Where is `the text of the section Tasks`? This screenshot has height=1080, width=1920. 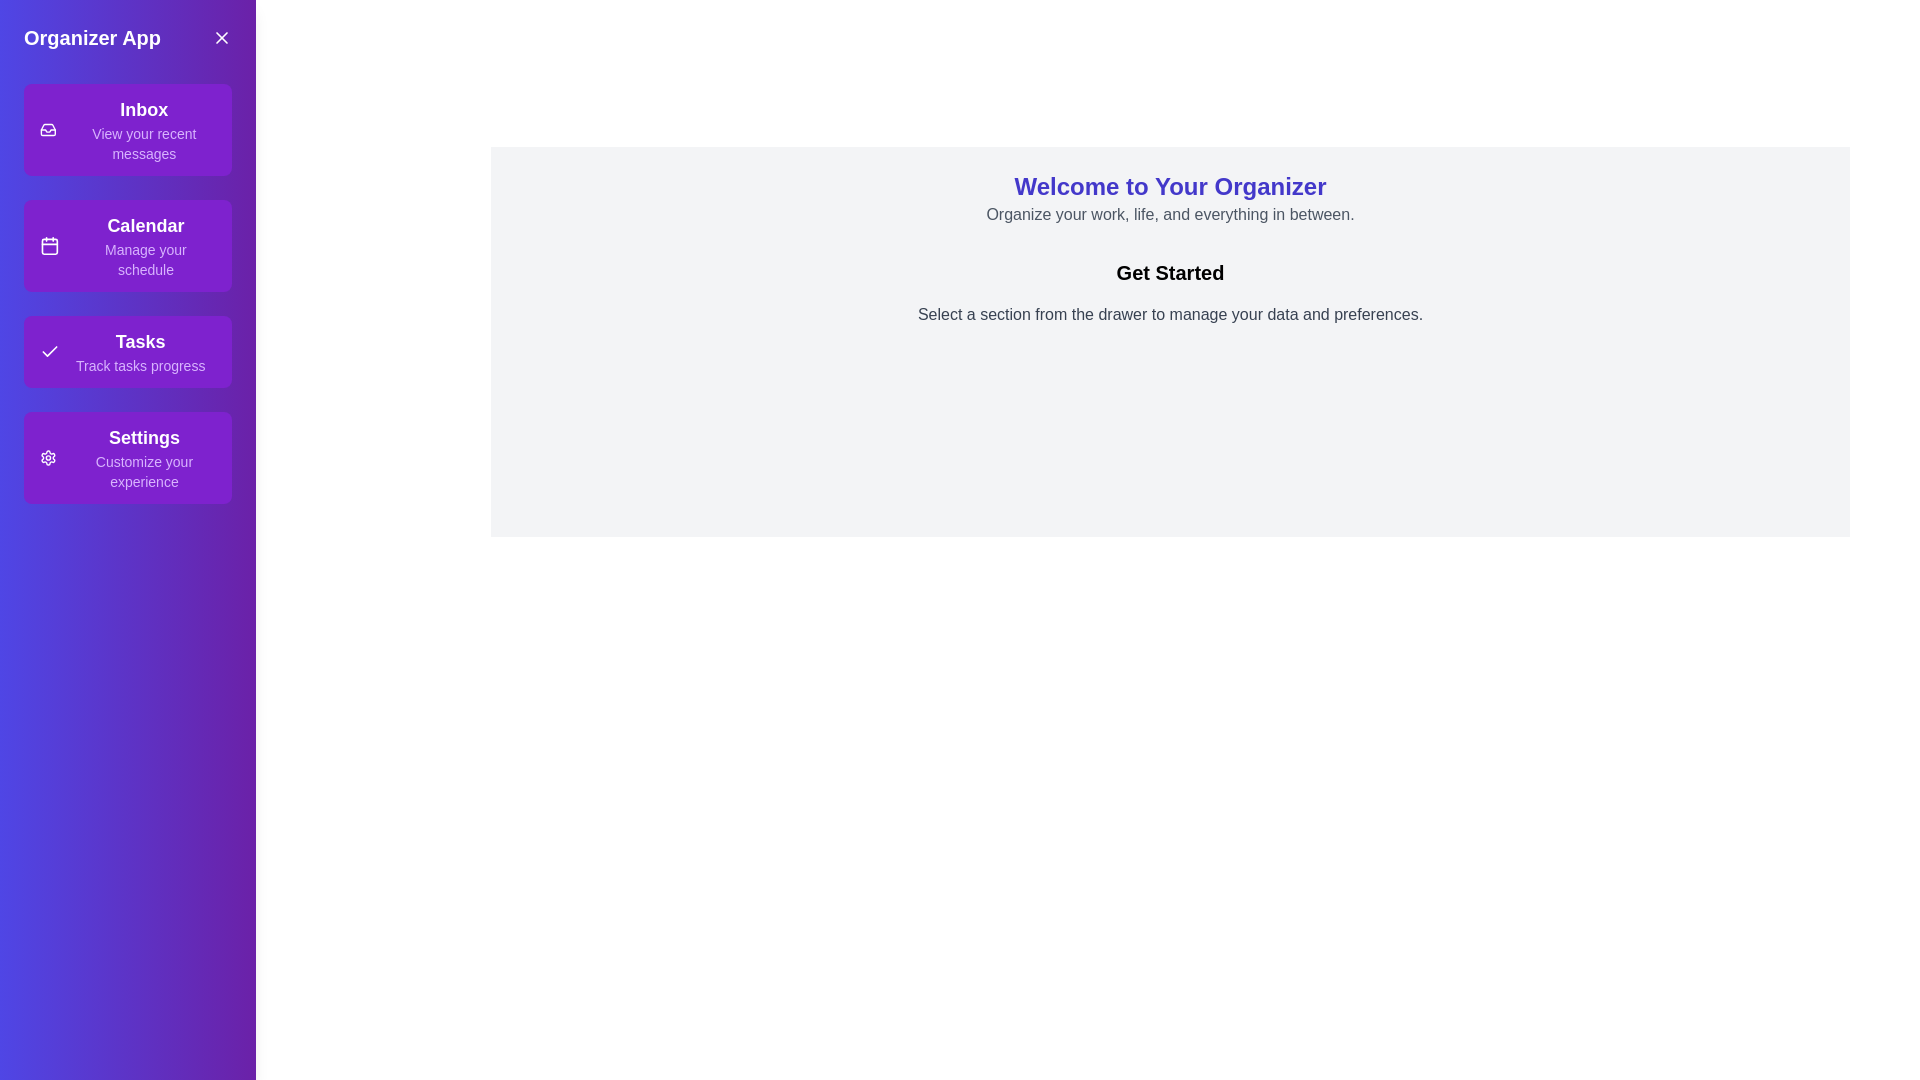
the text of the section Tasks is located at coordinates (127, 350).